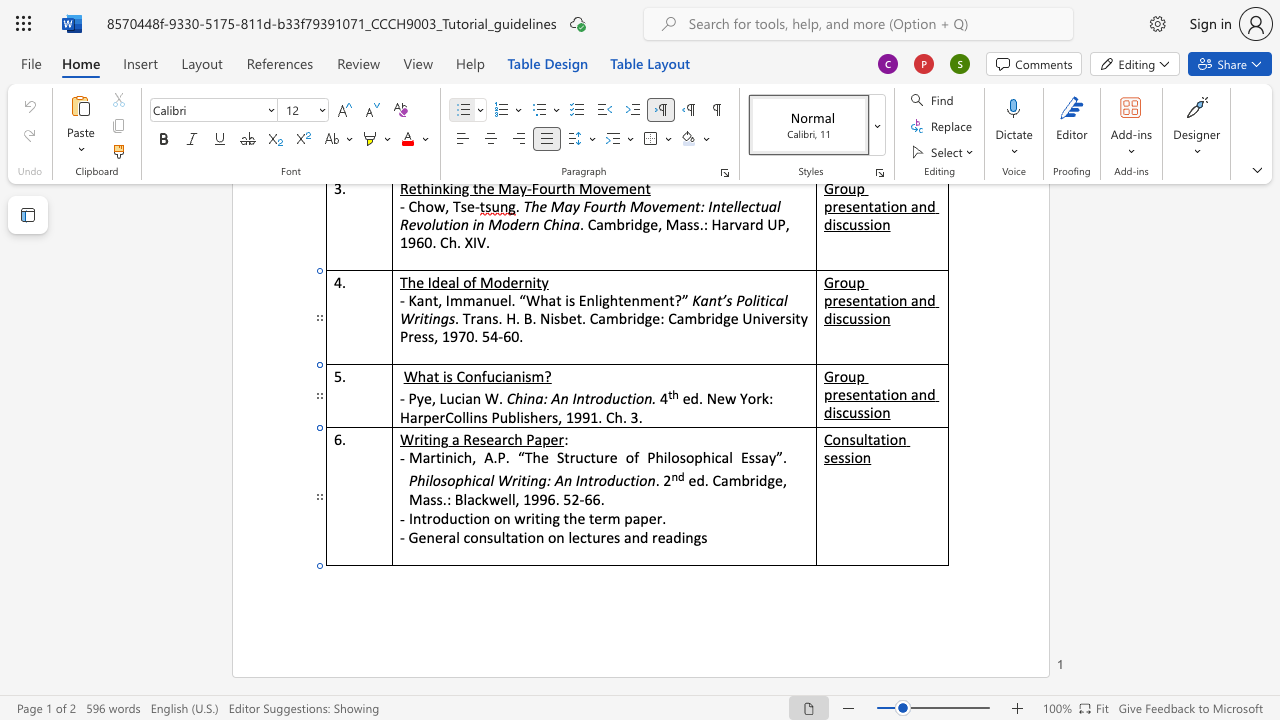 Image resolution: width=1280 pixels, height=720 pixels. What do you see at coordinates (848, 438) in the screenshot?
I see `the space between the continuous character "n" and "s" in the text` at bounding box center [848, 438].